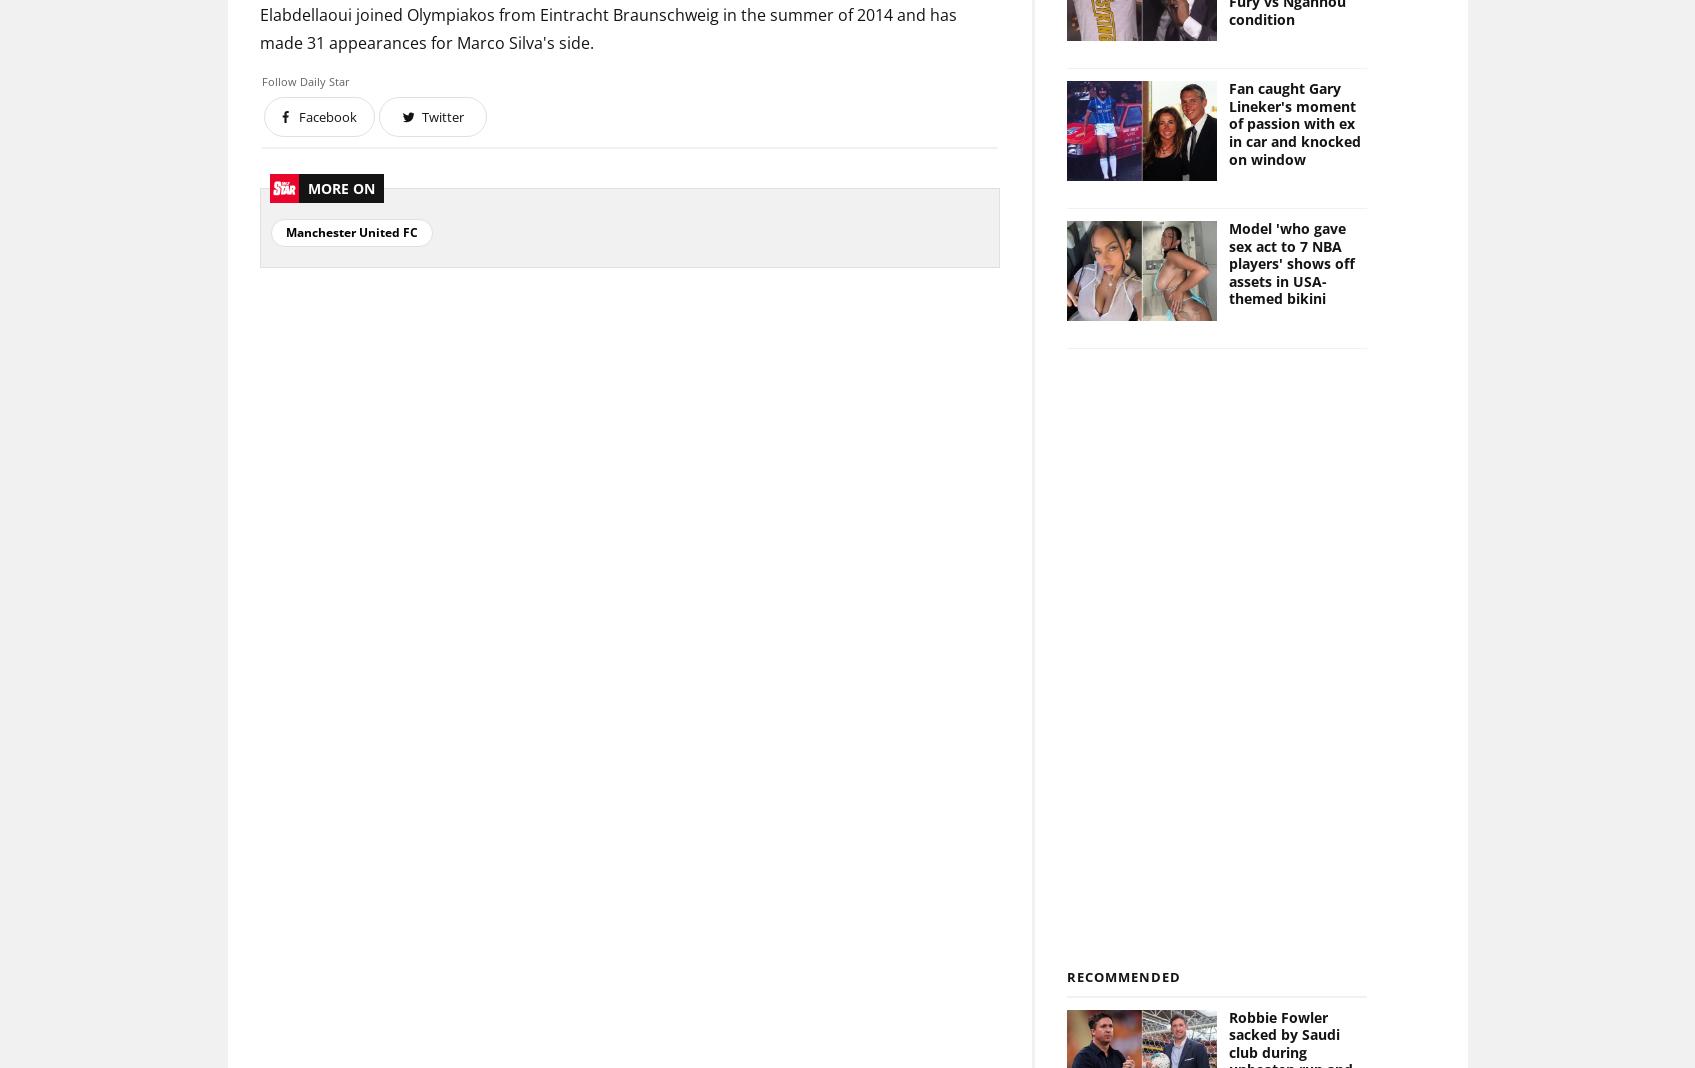 This screenshot has width=1695, height=1068. Describe the element at coordinates (339, 188) in the screenshot. I see `'More On'` at that location.